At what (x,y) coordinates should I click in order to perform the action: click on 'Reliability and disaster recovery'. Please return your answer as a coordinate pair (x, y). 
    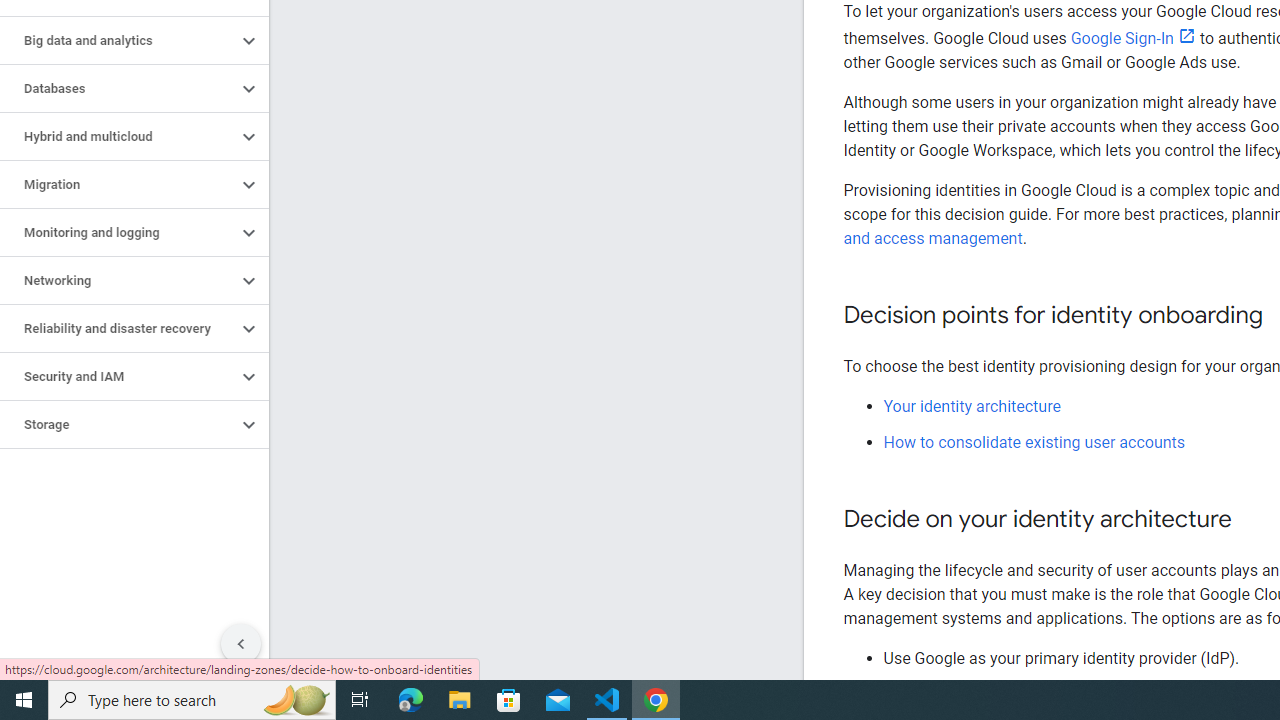
    Looking at the image, I should click on (117, 328).